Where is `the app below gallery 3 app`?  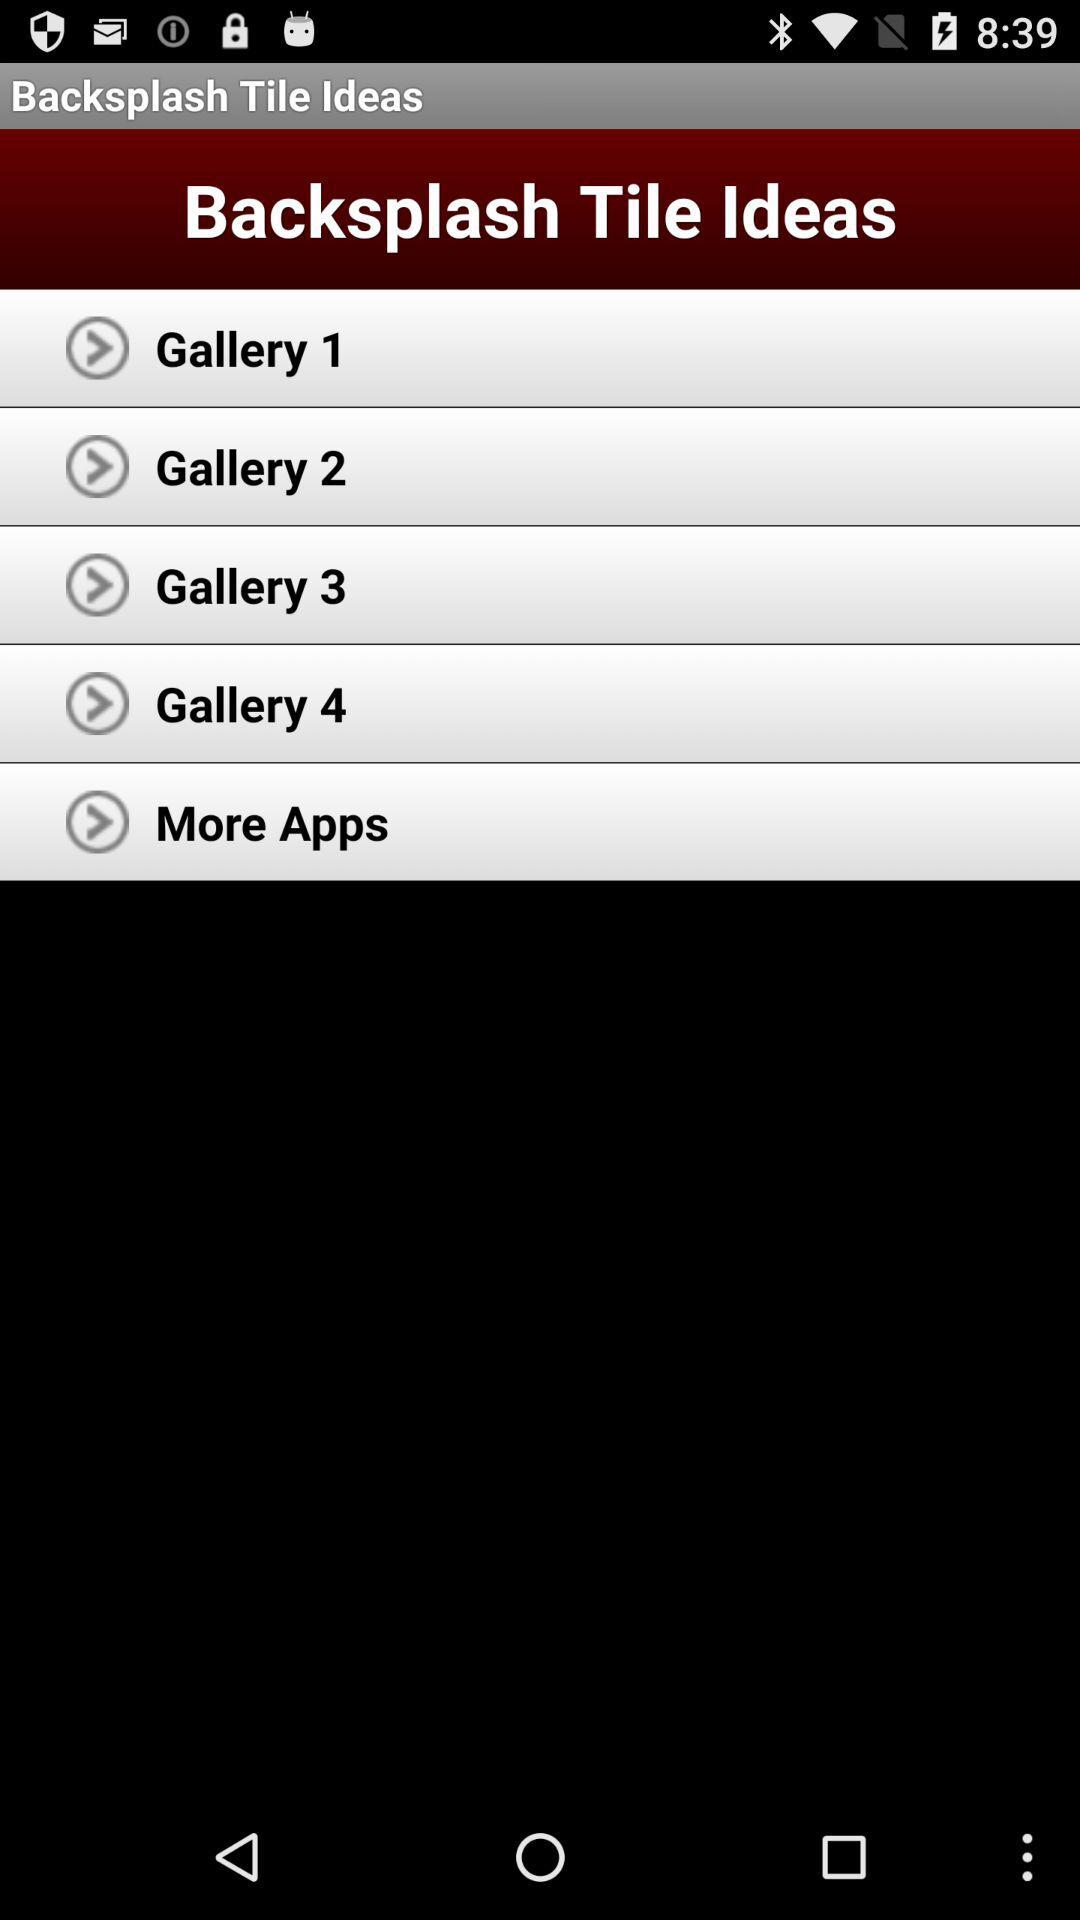
the app below gallery 3 app is located at coordinates (250, 703).